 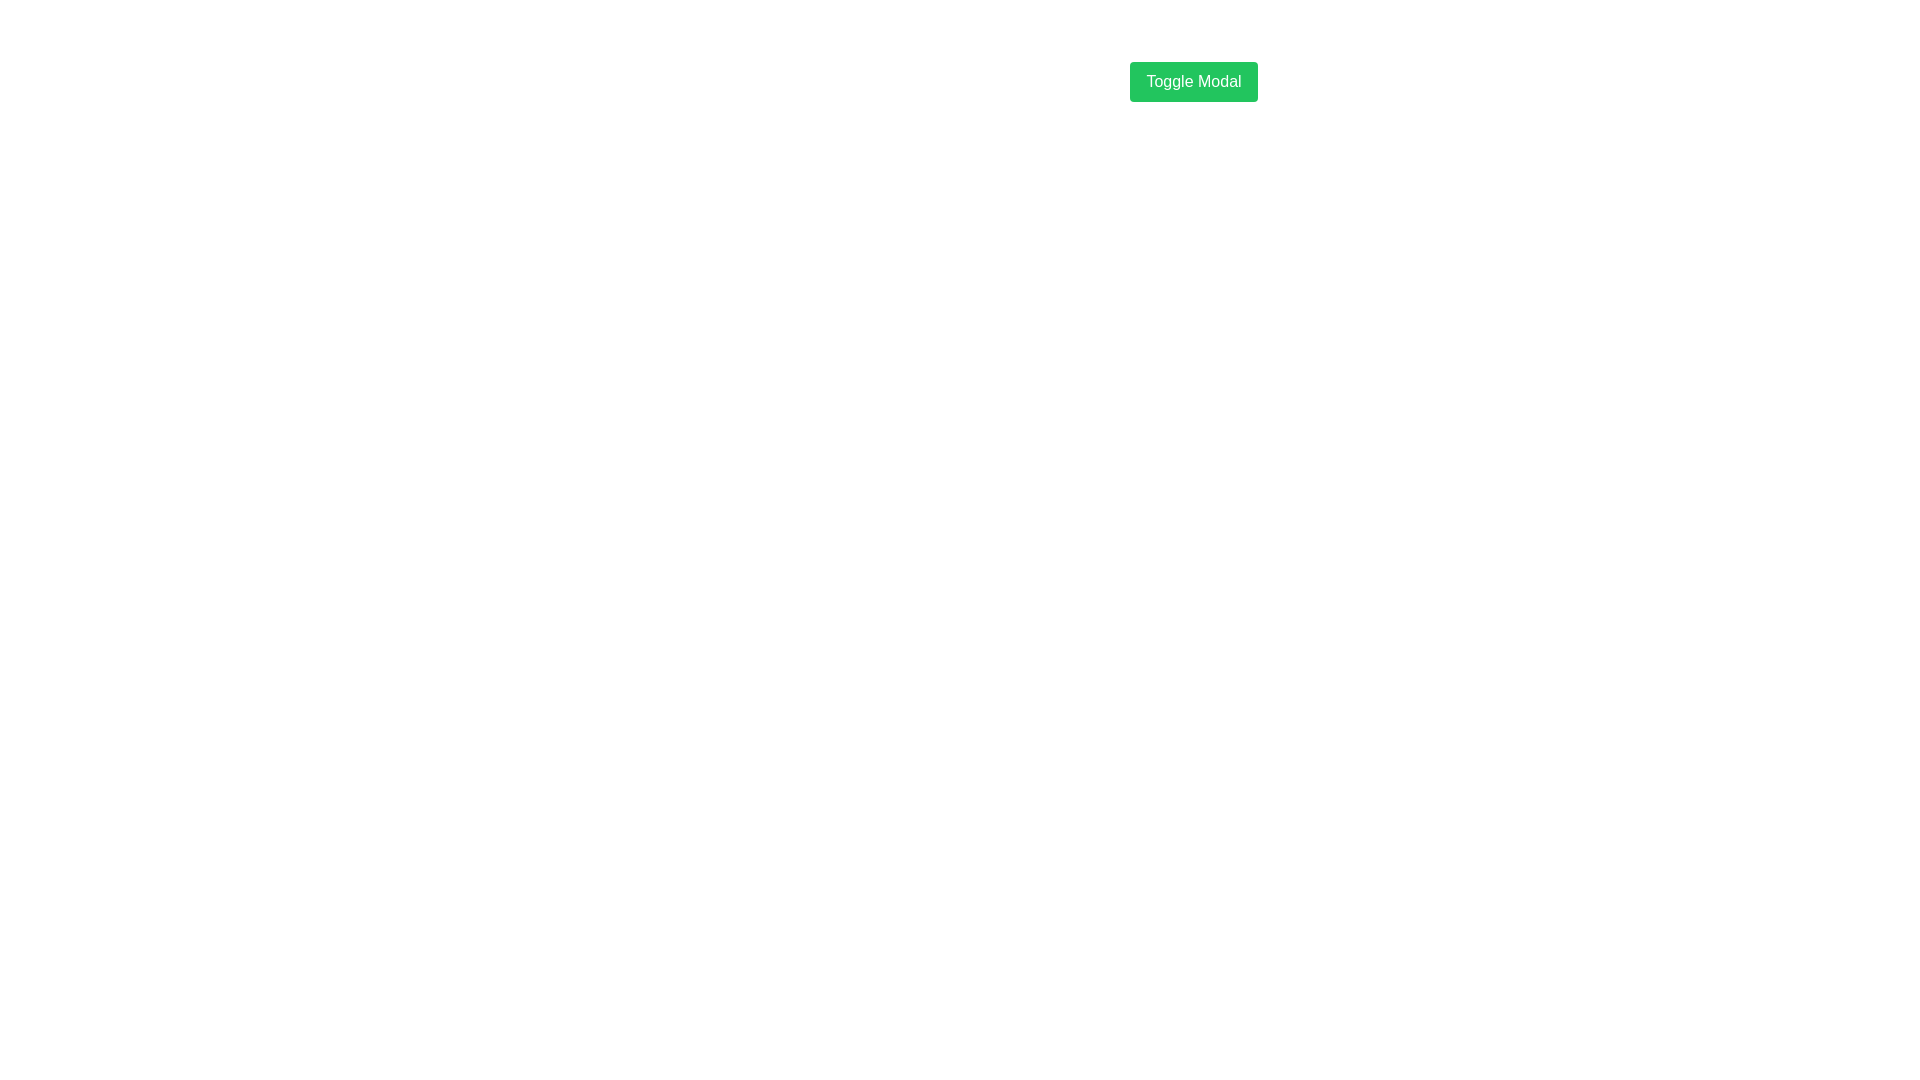 I want to click on the green button labeled 'Toggle Modal' to provide visual feedback, so click(x=1194, y=80).